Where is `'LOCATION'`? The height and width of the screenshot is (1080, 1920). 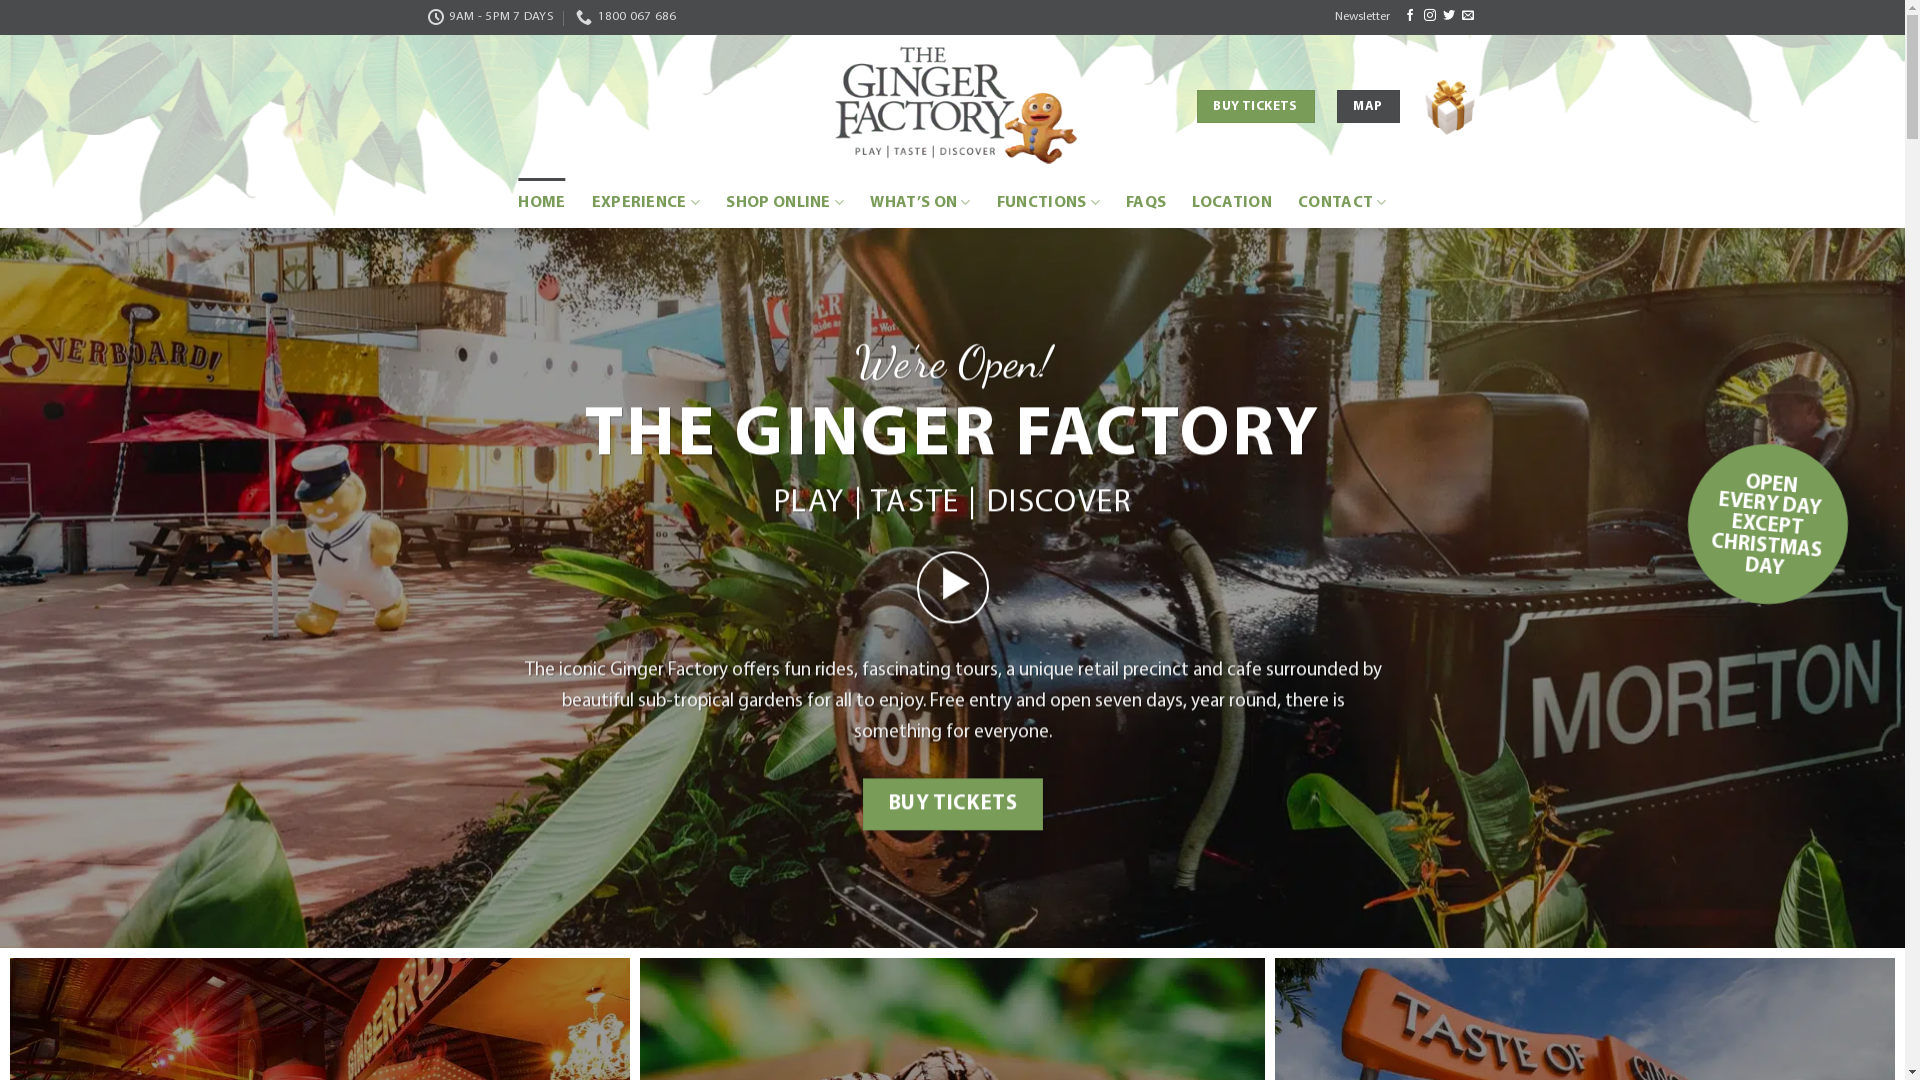 'LOCATION' is located at coordinates (1231, 203).